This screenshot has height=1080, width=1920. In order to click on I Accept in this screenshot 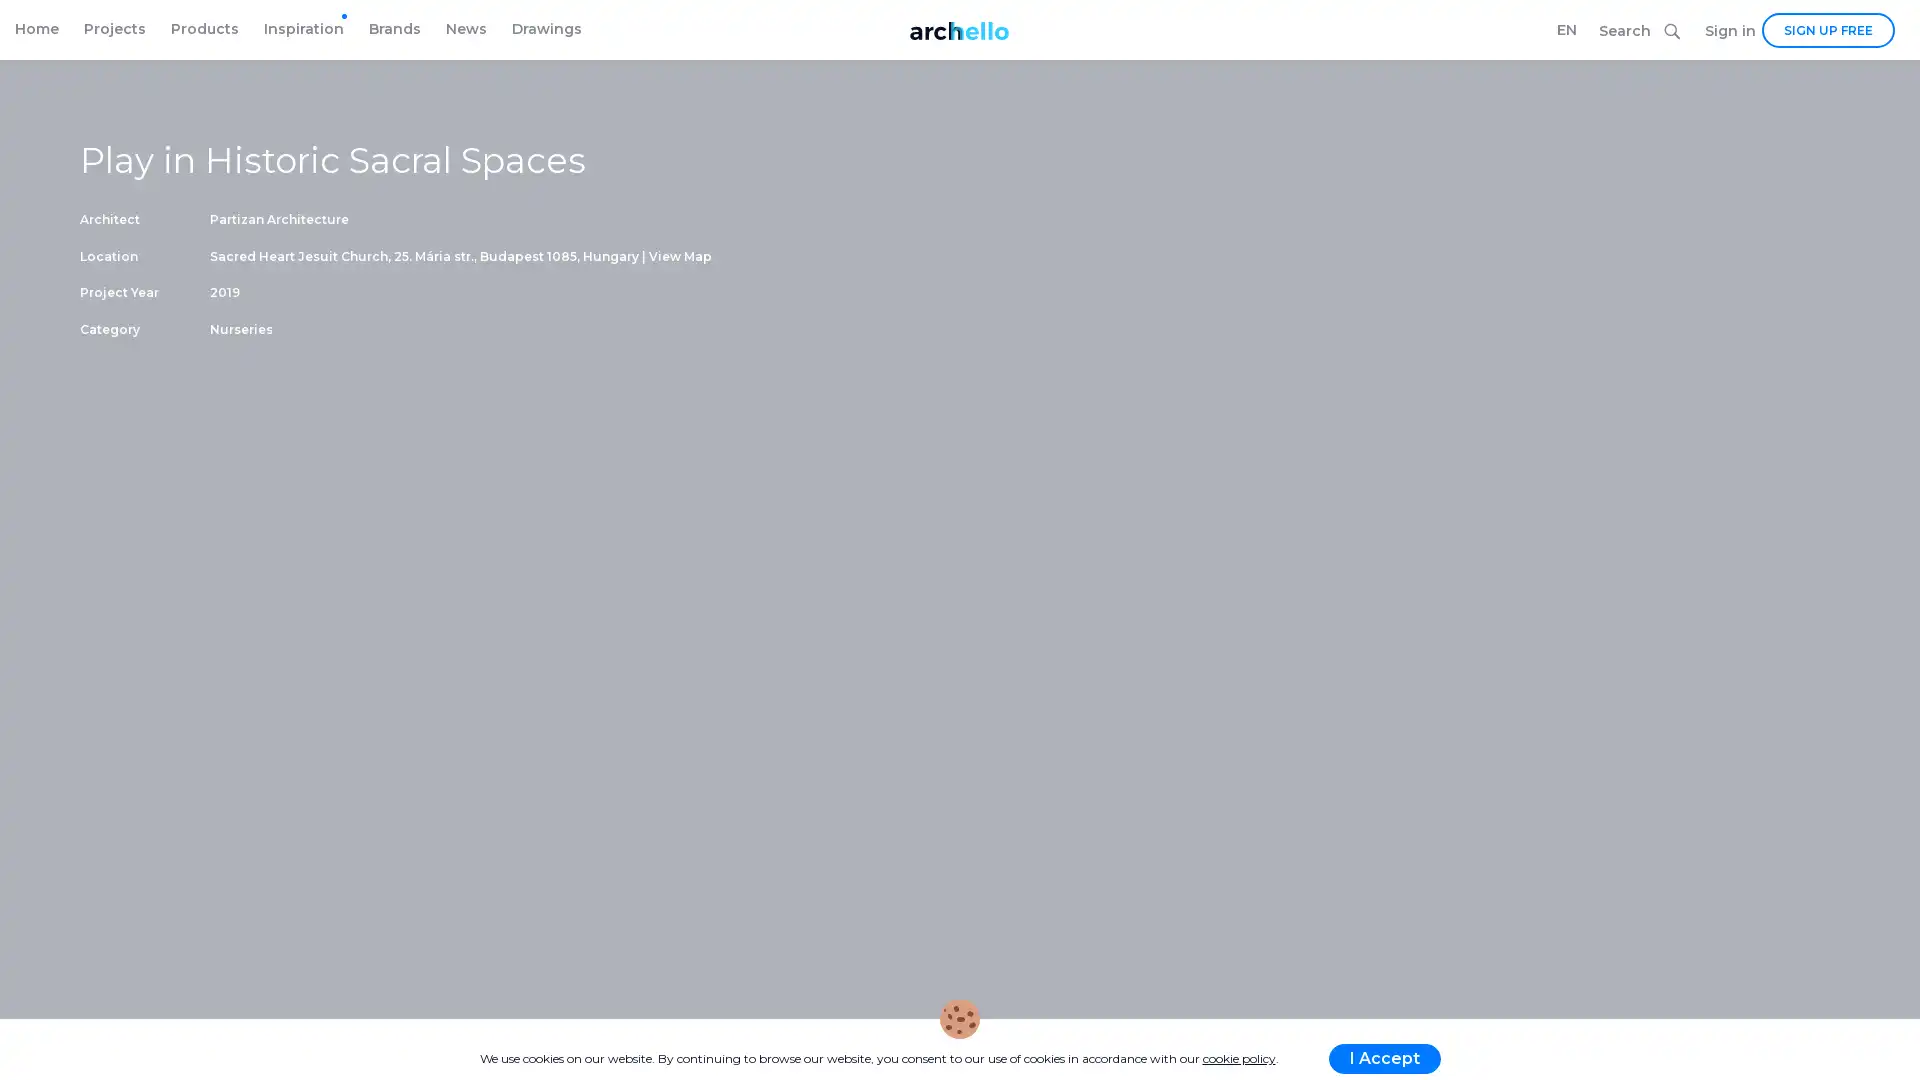, I will do `click(1382, 1058)`.